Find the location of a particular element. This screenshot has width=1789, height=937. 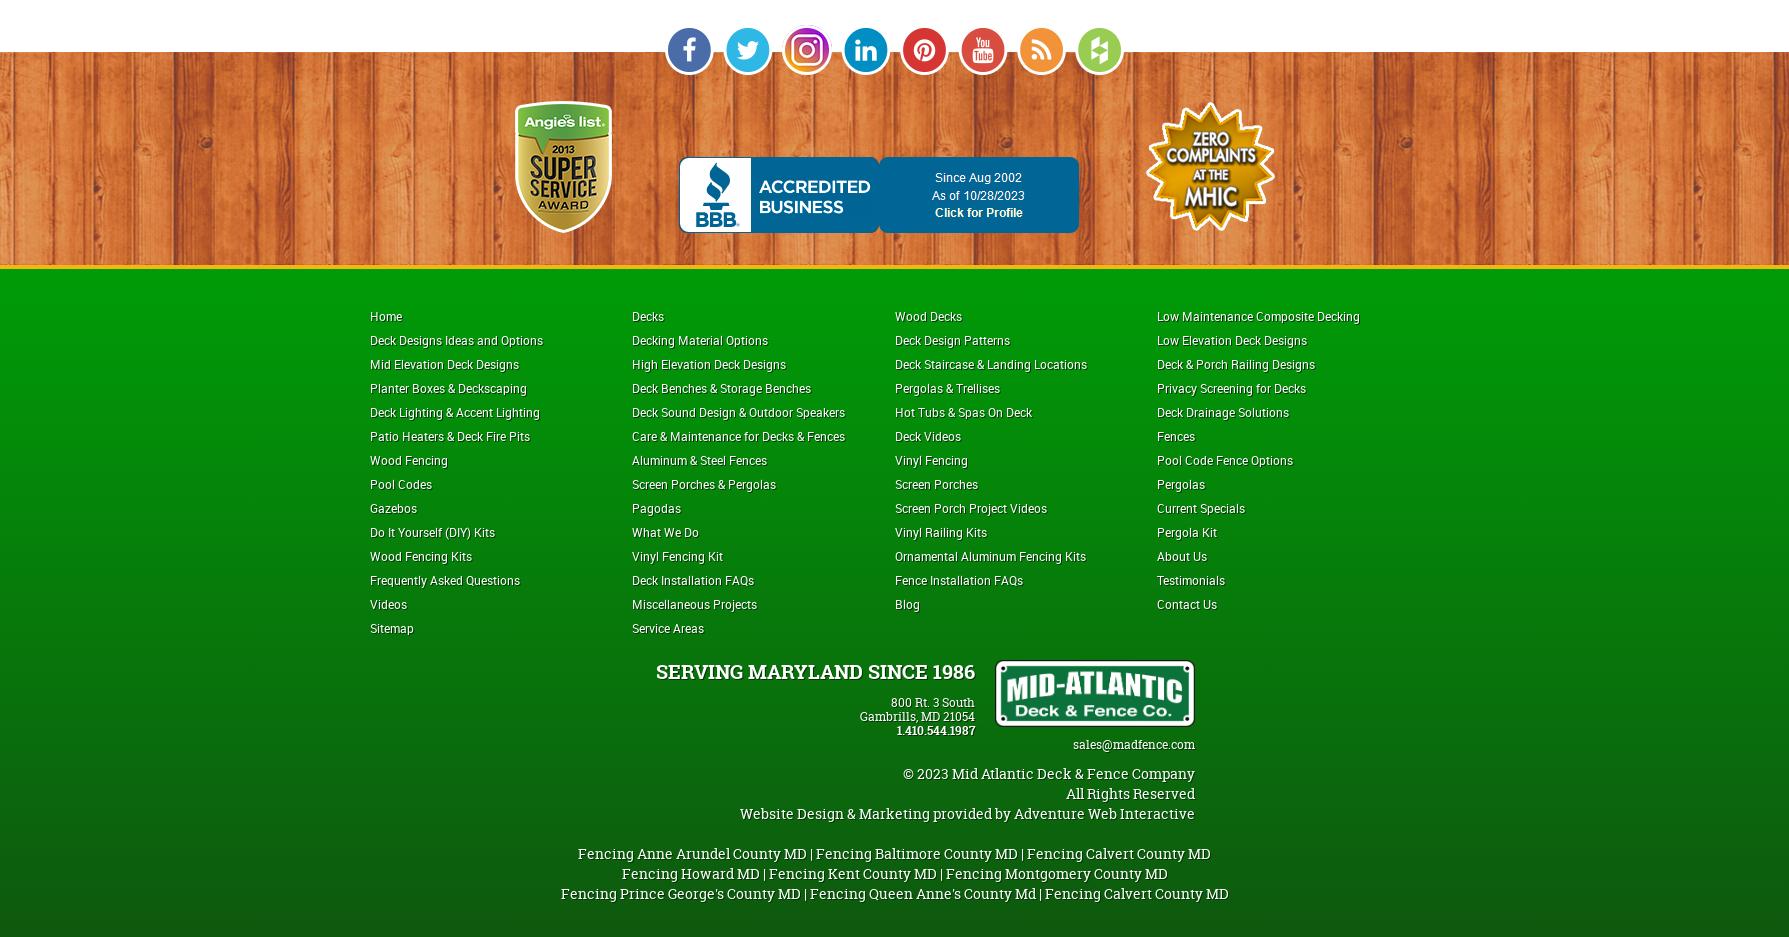

'Deck Sound Design & Outdoor Speakers' is located at coordinates (738, 410).